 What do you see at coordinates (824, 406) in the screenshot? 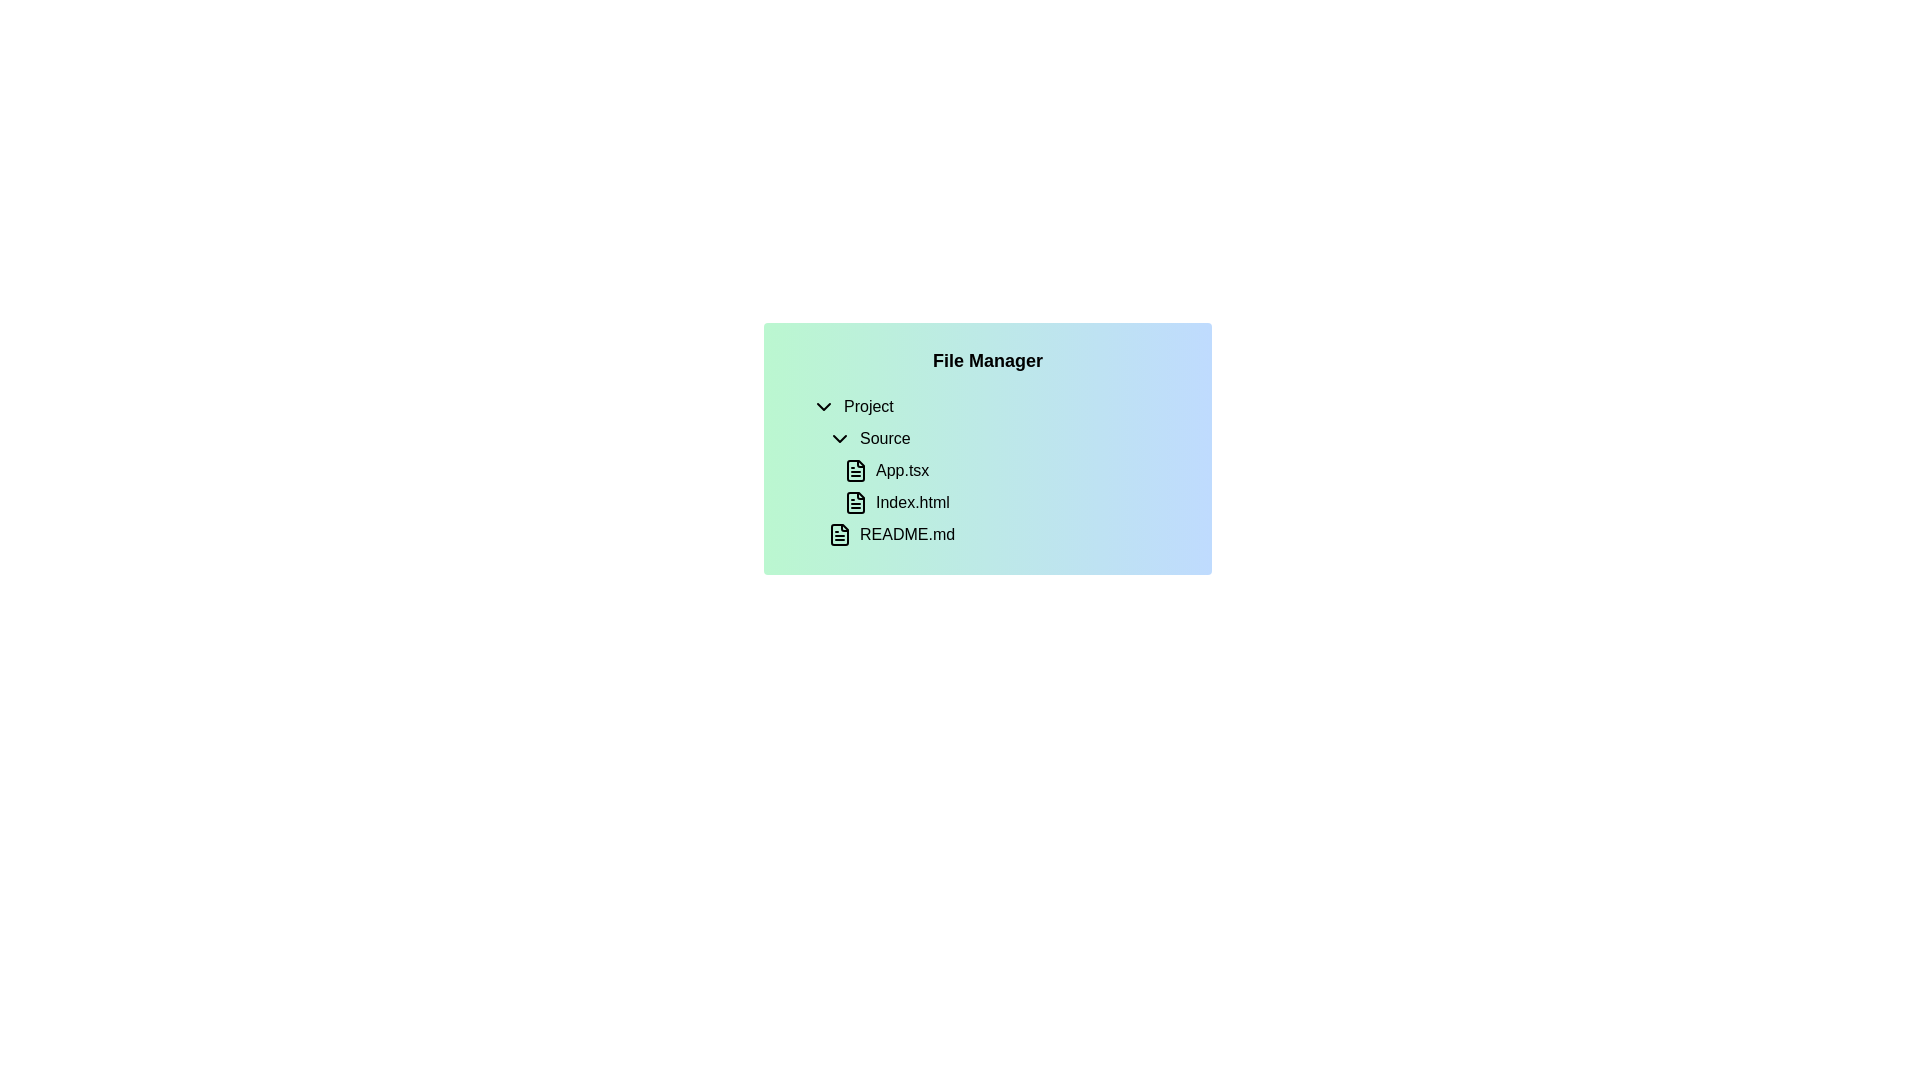
I see `the chevron icon located to the left of the text 'Project' in the File Manager interface` at bounding box center [824, 406].